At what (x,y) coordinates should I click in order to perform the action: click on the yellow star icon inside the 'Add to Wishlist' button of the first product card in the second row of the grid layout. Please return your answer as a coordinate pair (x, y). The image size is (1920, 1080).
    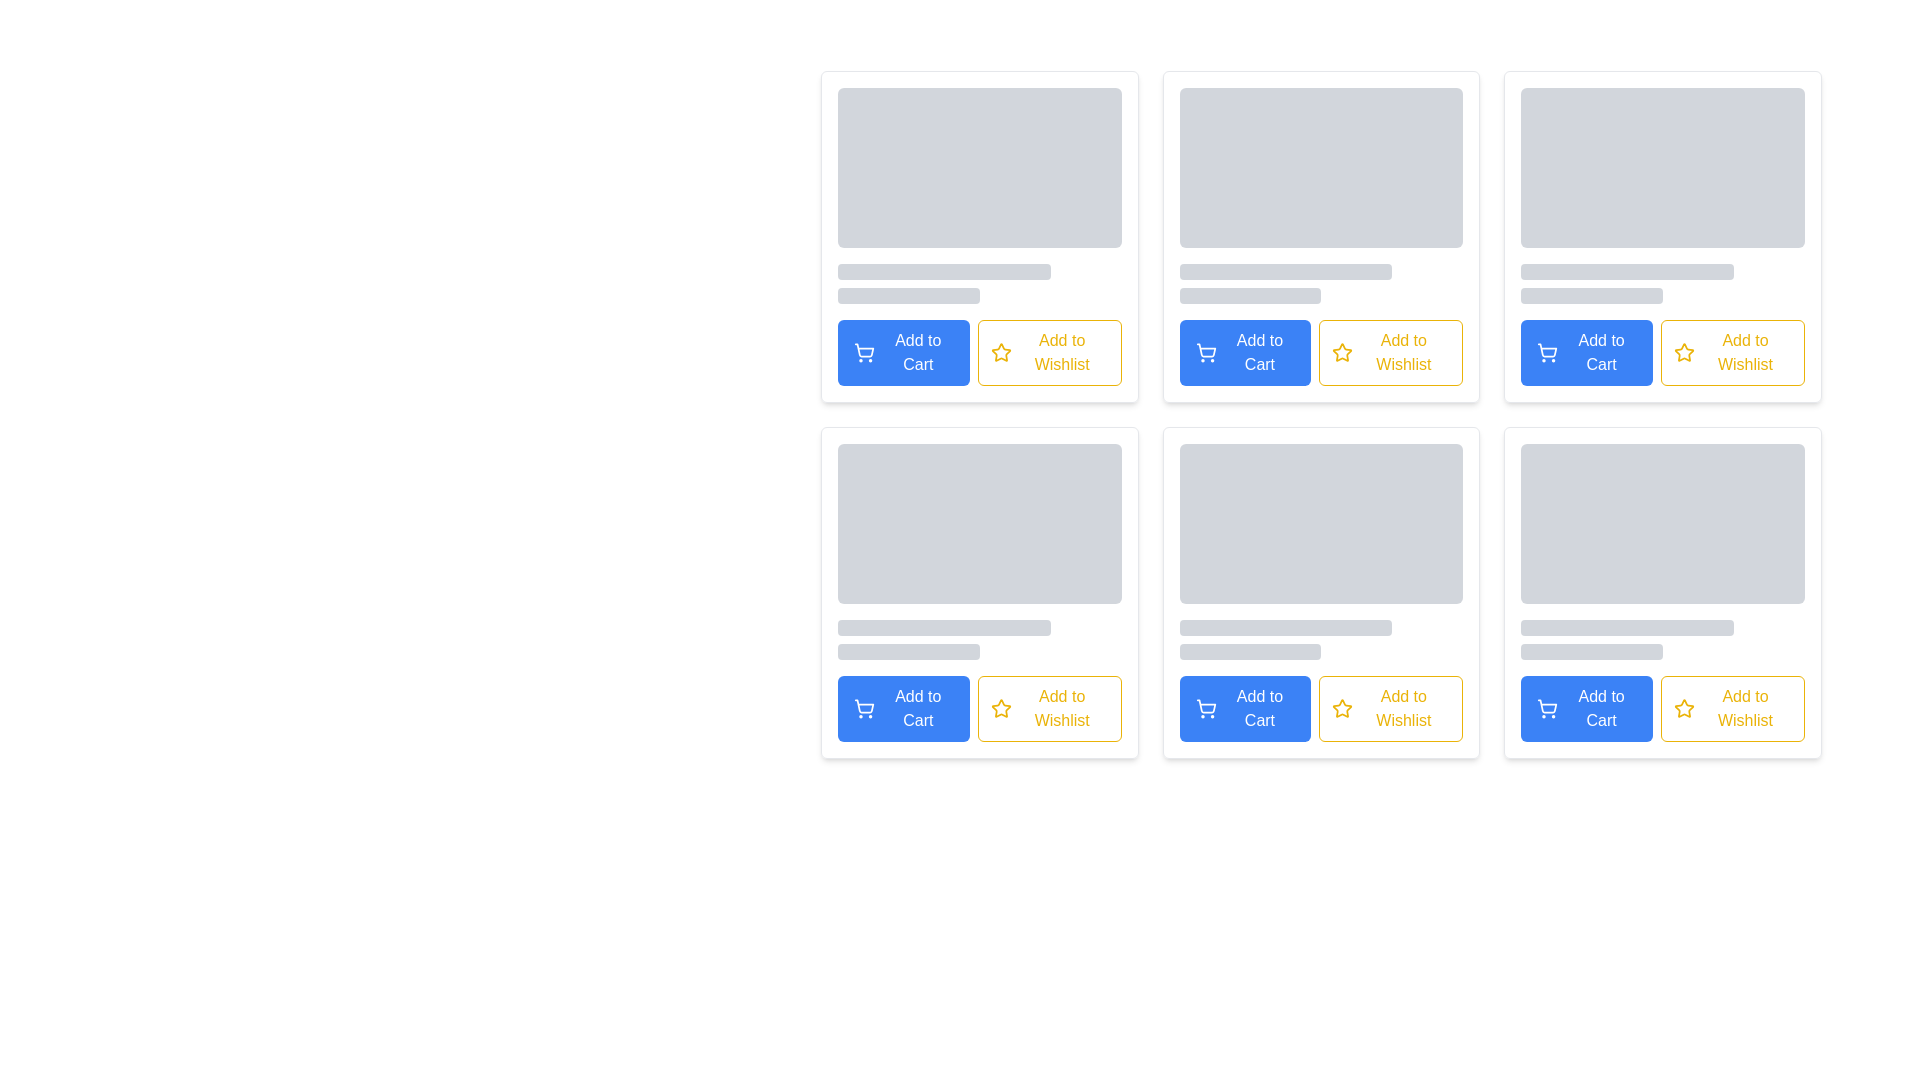
    Looking at the image, I should click on (1001, 352).